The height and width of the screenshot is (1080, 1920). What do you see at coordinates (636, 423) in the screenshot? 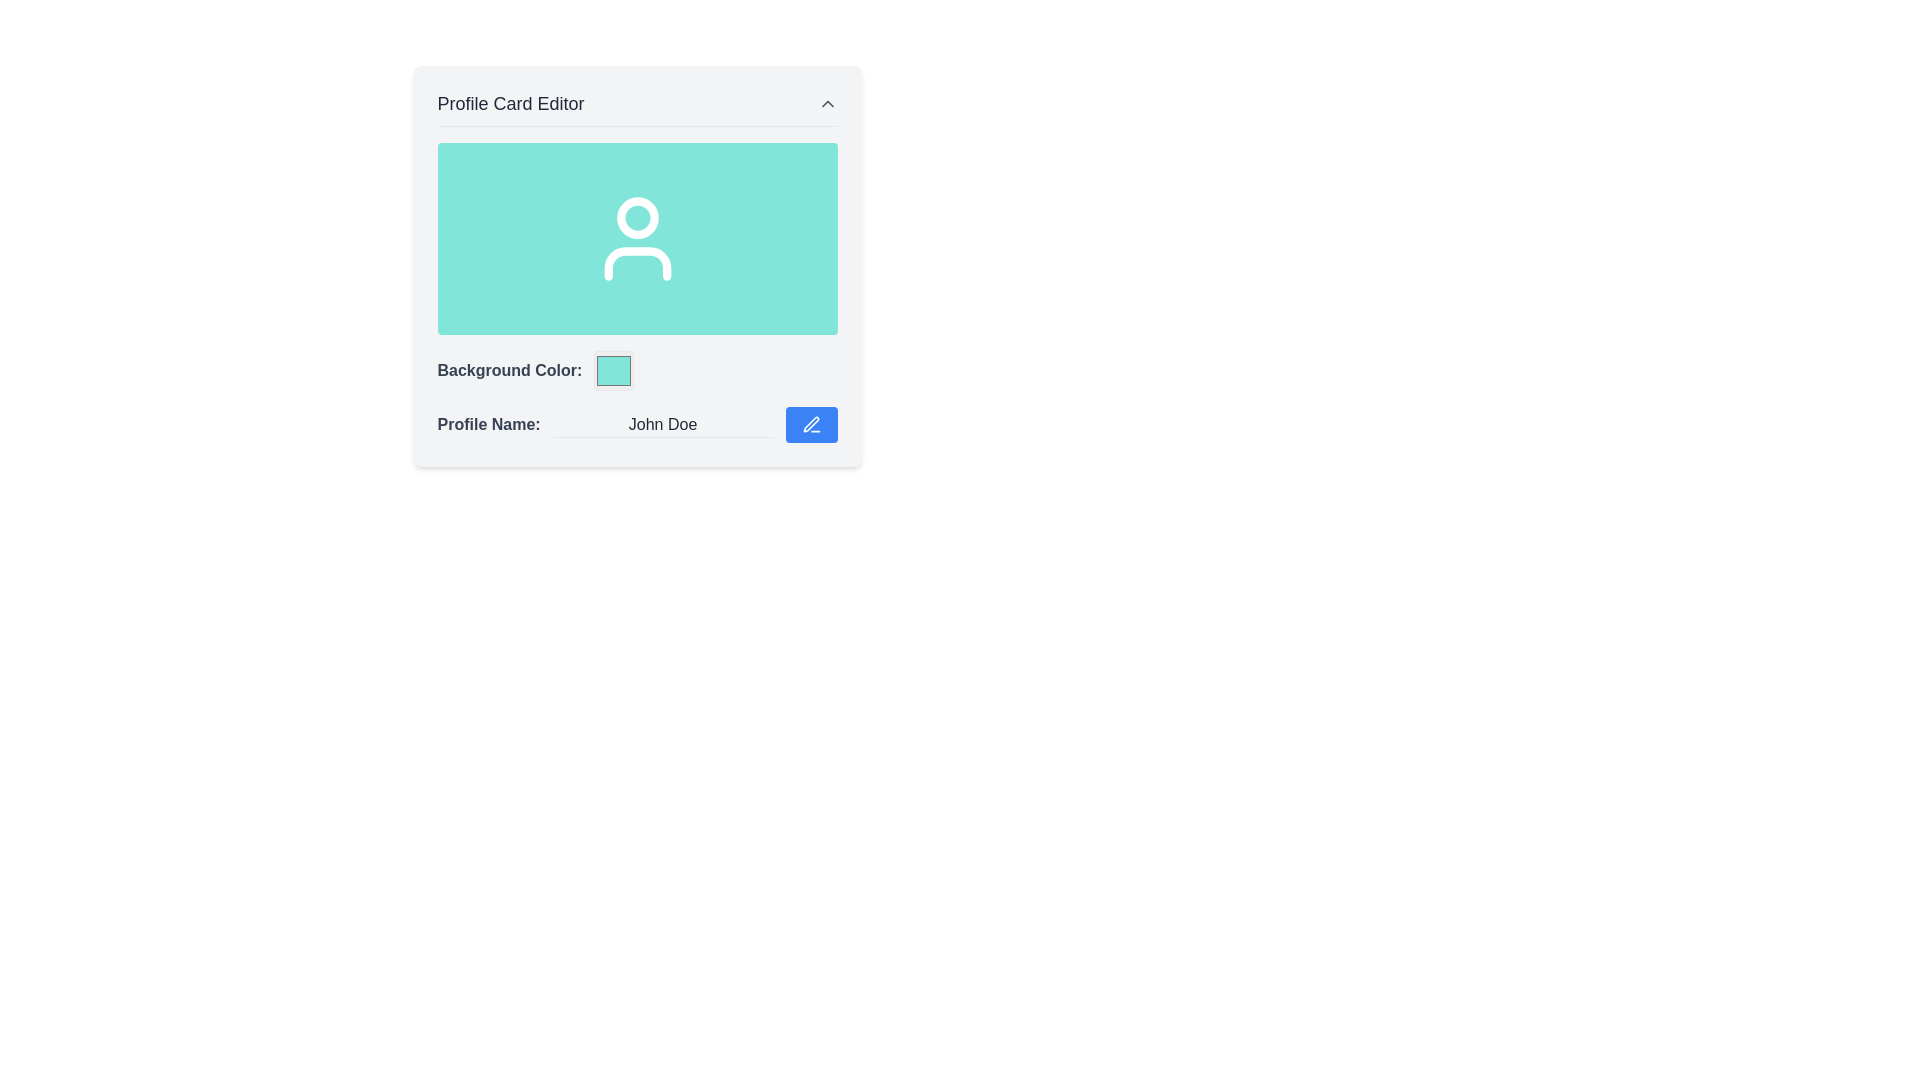
I see `the text in the text field labeled 'Profile Name:' which displays 'John Doe' for copying` at bounding box center [636, 423].